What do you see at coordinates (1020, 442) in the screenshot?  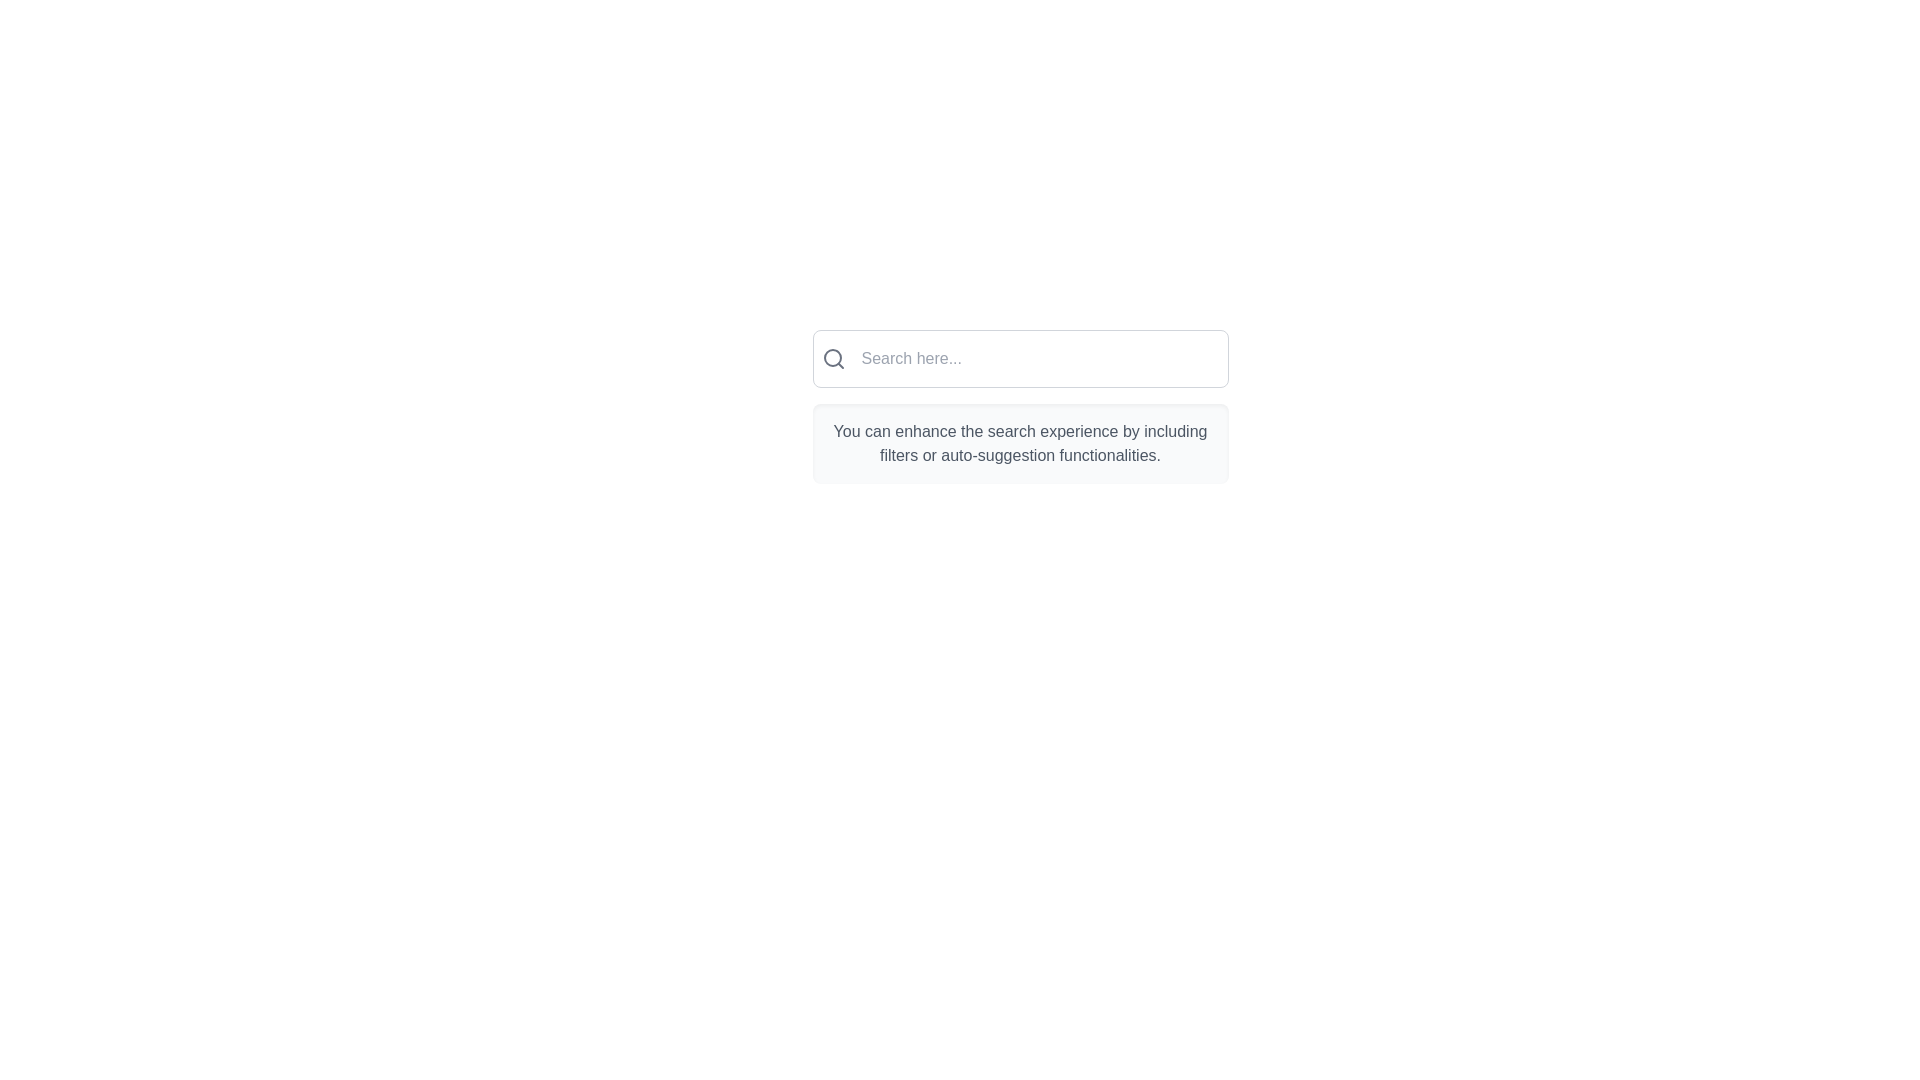 I see `the static text displaying 'You can enhance the search experience by including filters or auto-suggestion functionalities.' which is styled with gray text on a light background and positioned below the search bar` at bounding box center [1020, 442].